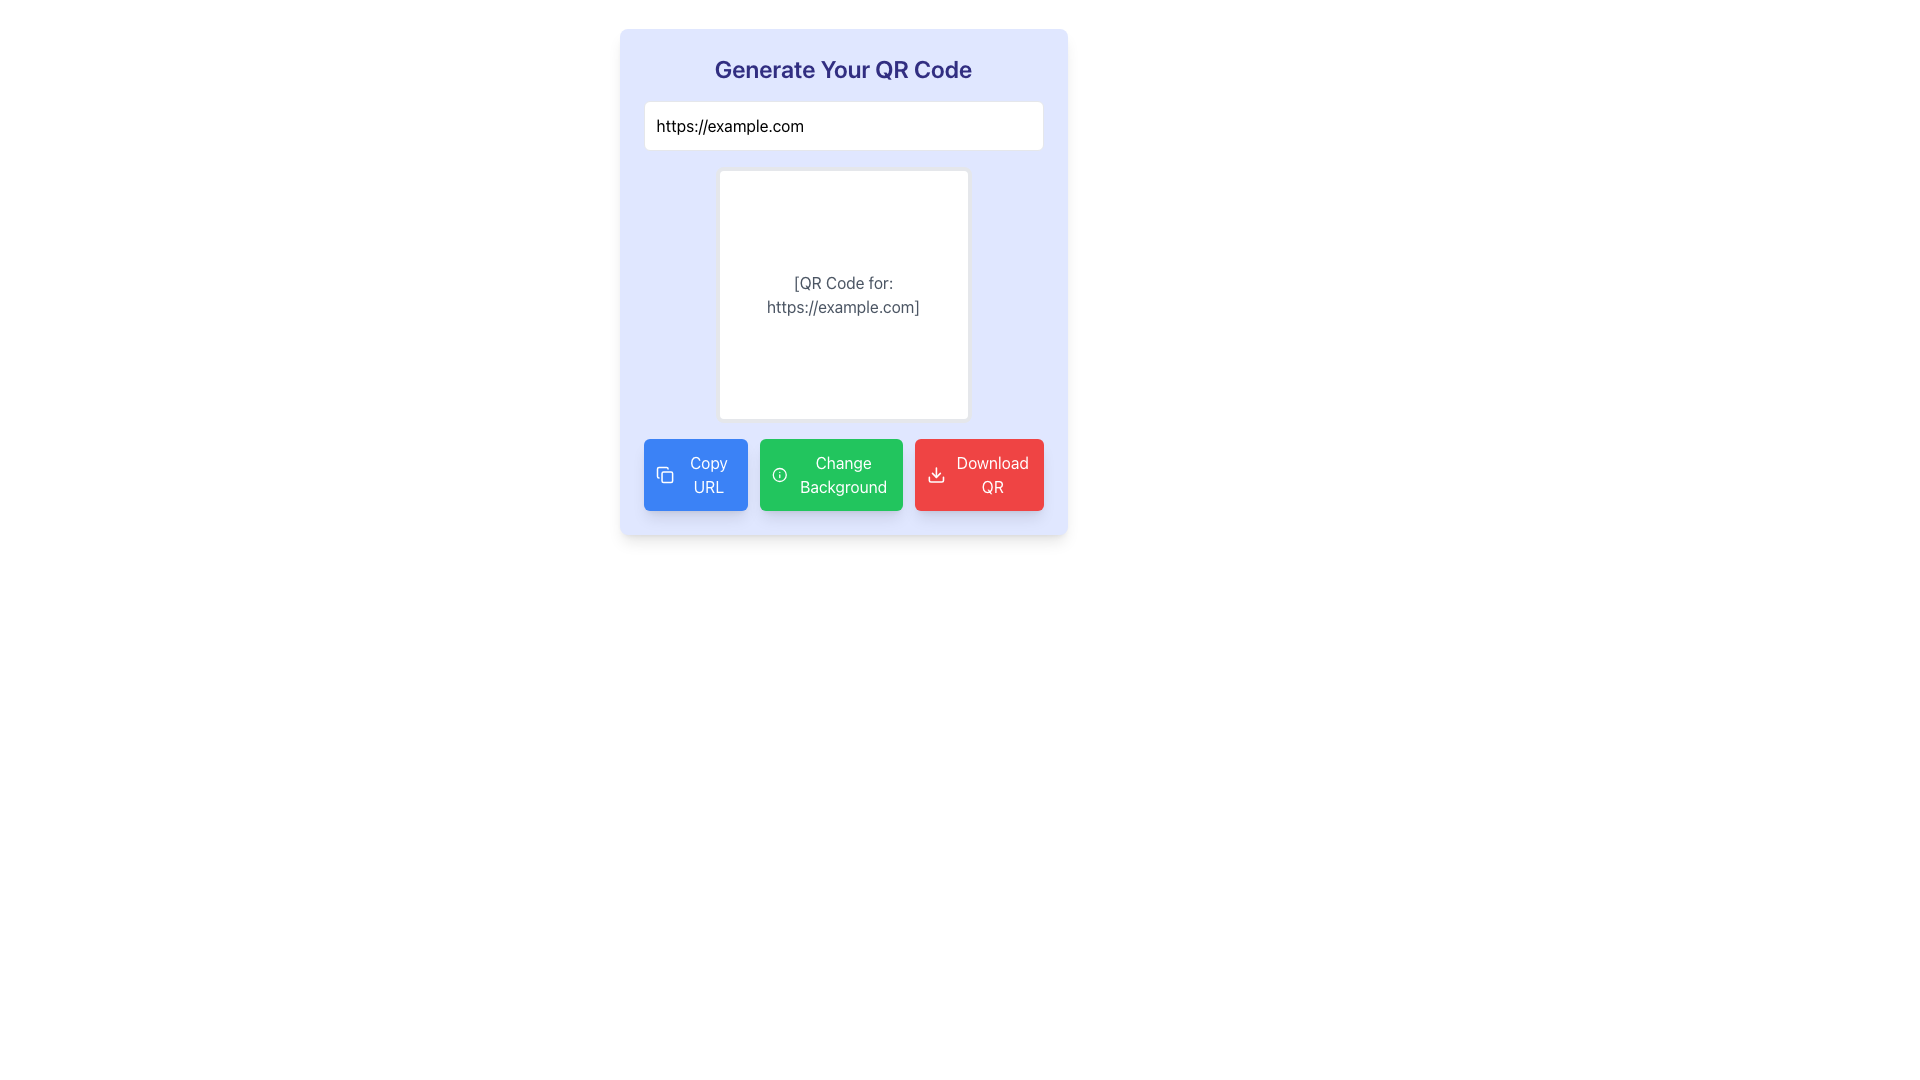 The width and height of the screenshot is (1920, 1080). What do you see at coordinates (666, 477) in the screenshot?
I see `the decorative SVG graphical element that is part of an icon group located in the bottom-left area of the interface, which is second in a horizontal arrangement next to two other buttons` at bounding box center [666, 477].